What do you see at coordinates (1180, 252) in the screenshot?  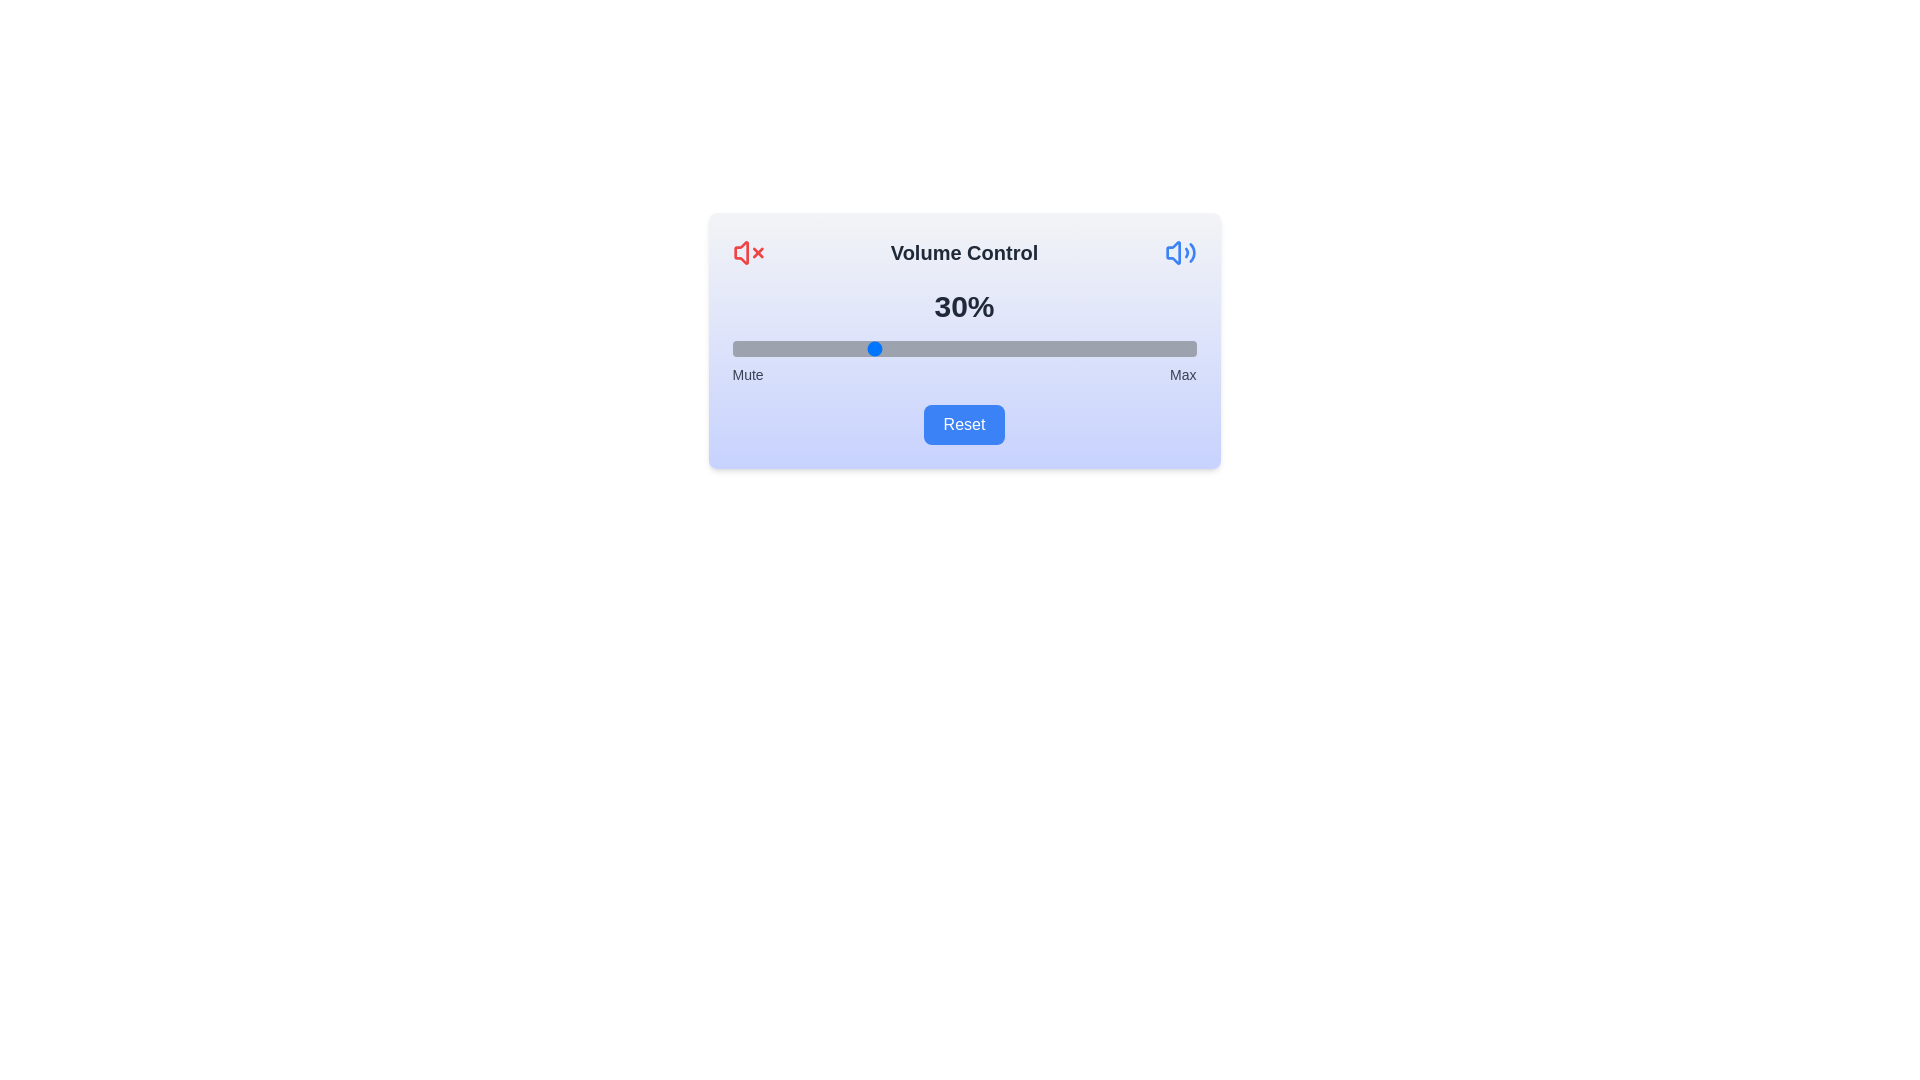 I see `the max icon to toggle its state` at bounding box center [1180, 252].